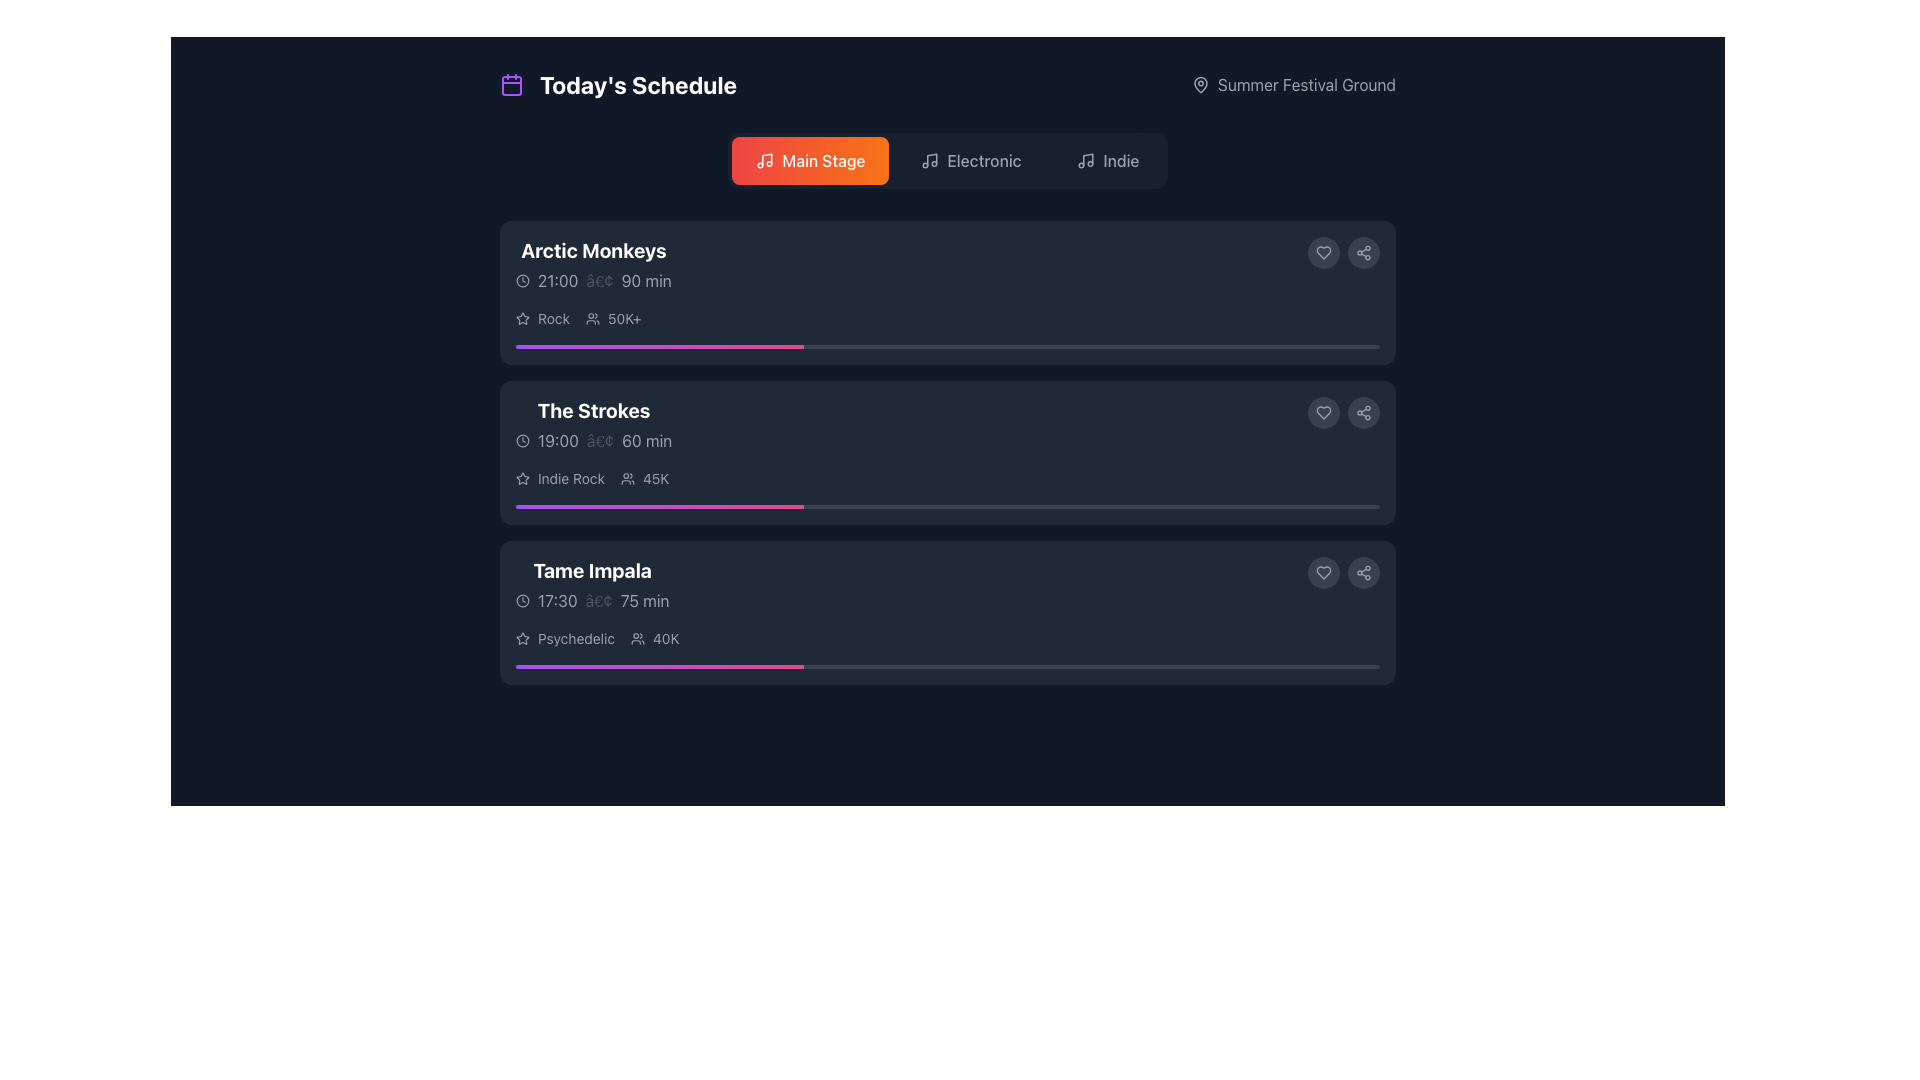  What do you see at coordinates (659, 505) in the screenshot?
I see `the progress indicator representing the task completion for 'The Strokes' music event, located in the second horizontal progress bar under its entry` at bounding box center [659, 505].